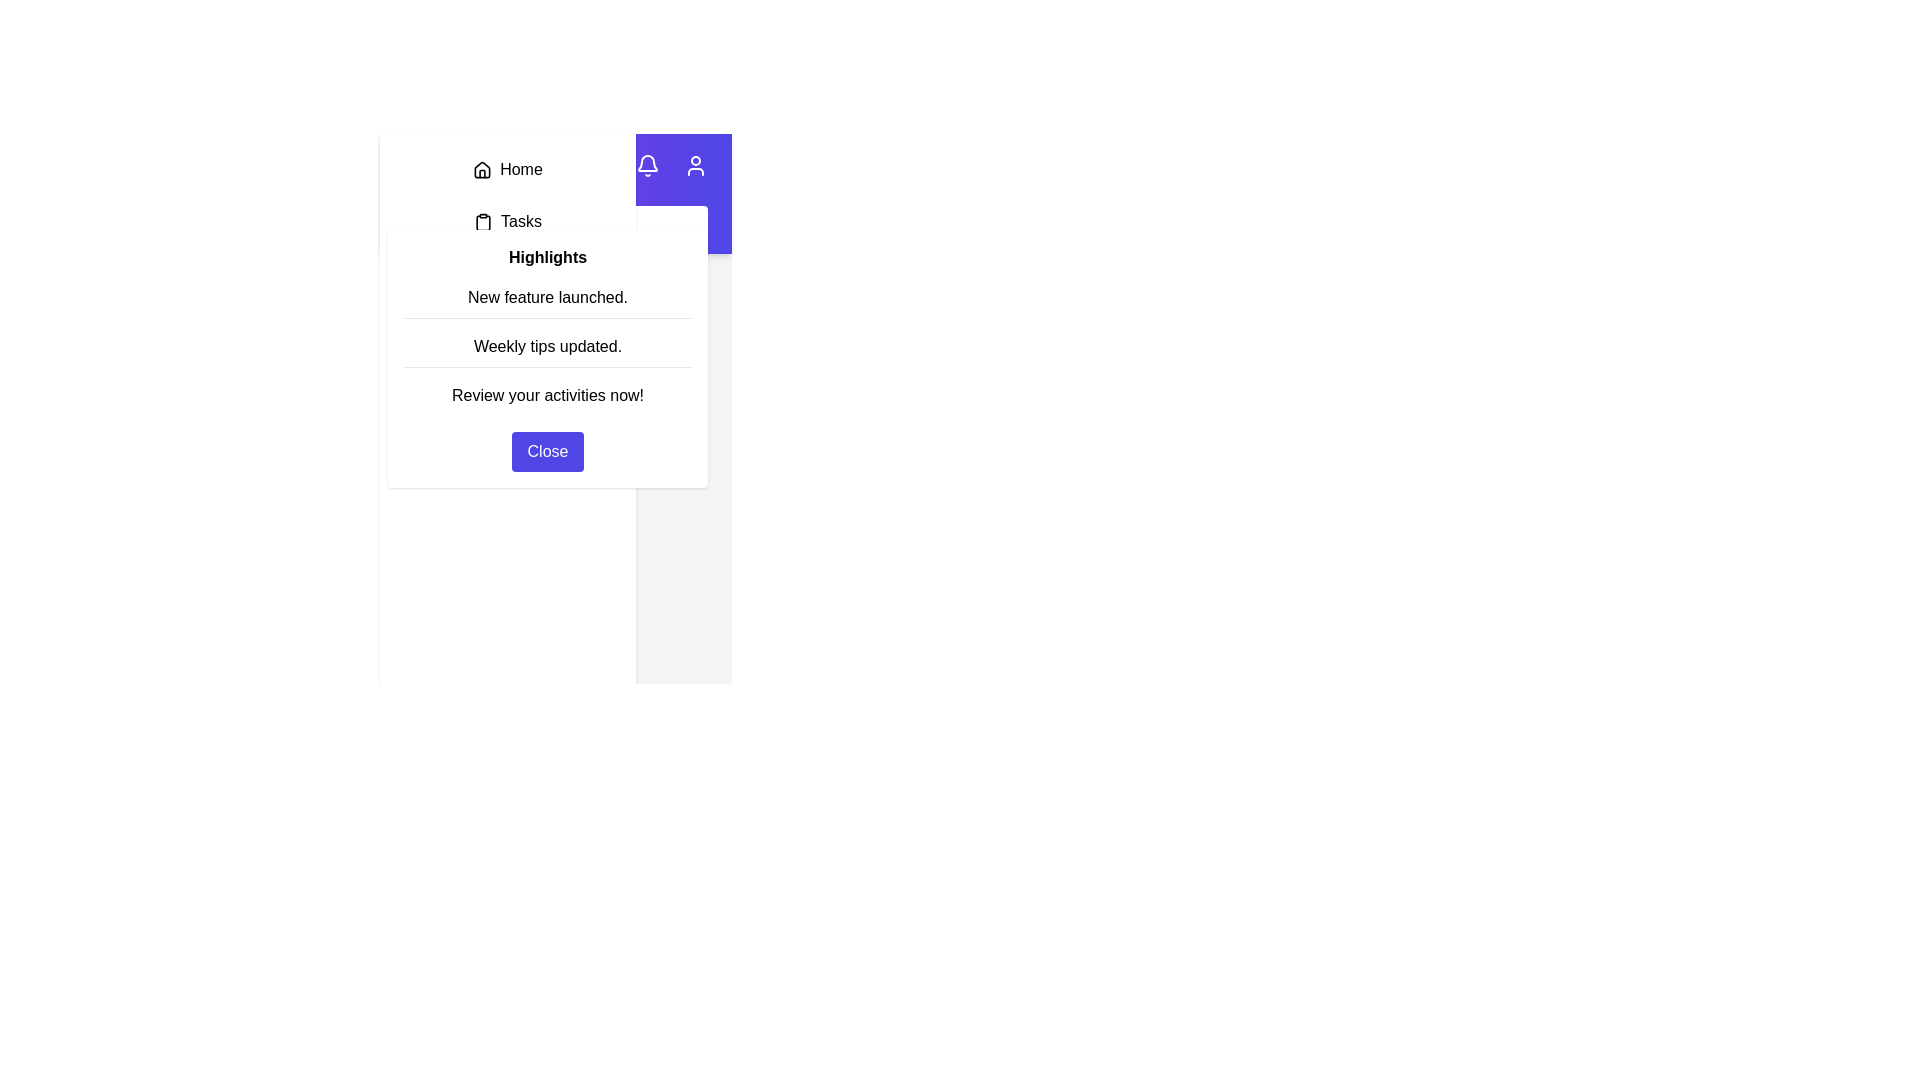  Describe the element at coordinates (547, 396) in the screenshot. I see `the informational static text encouraging the user to review their activities, which is the third item in the list beneath the 'Highlights' header` at that location.